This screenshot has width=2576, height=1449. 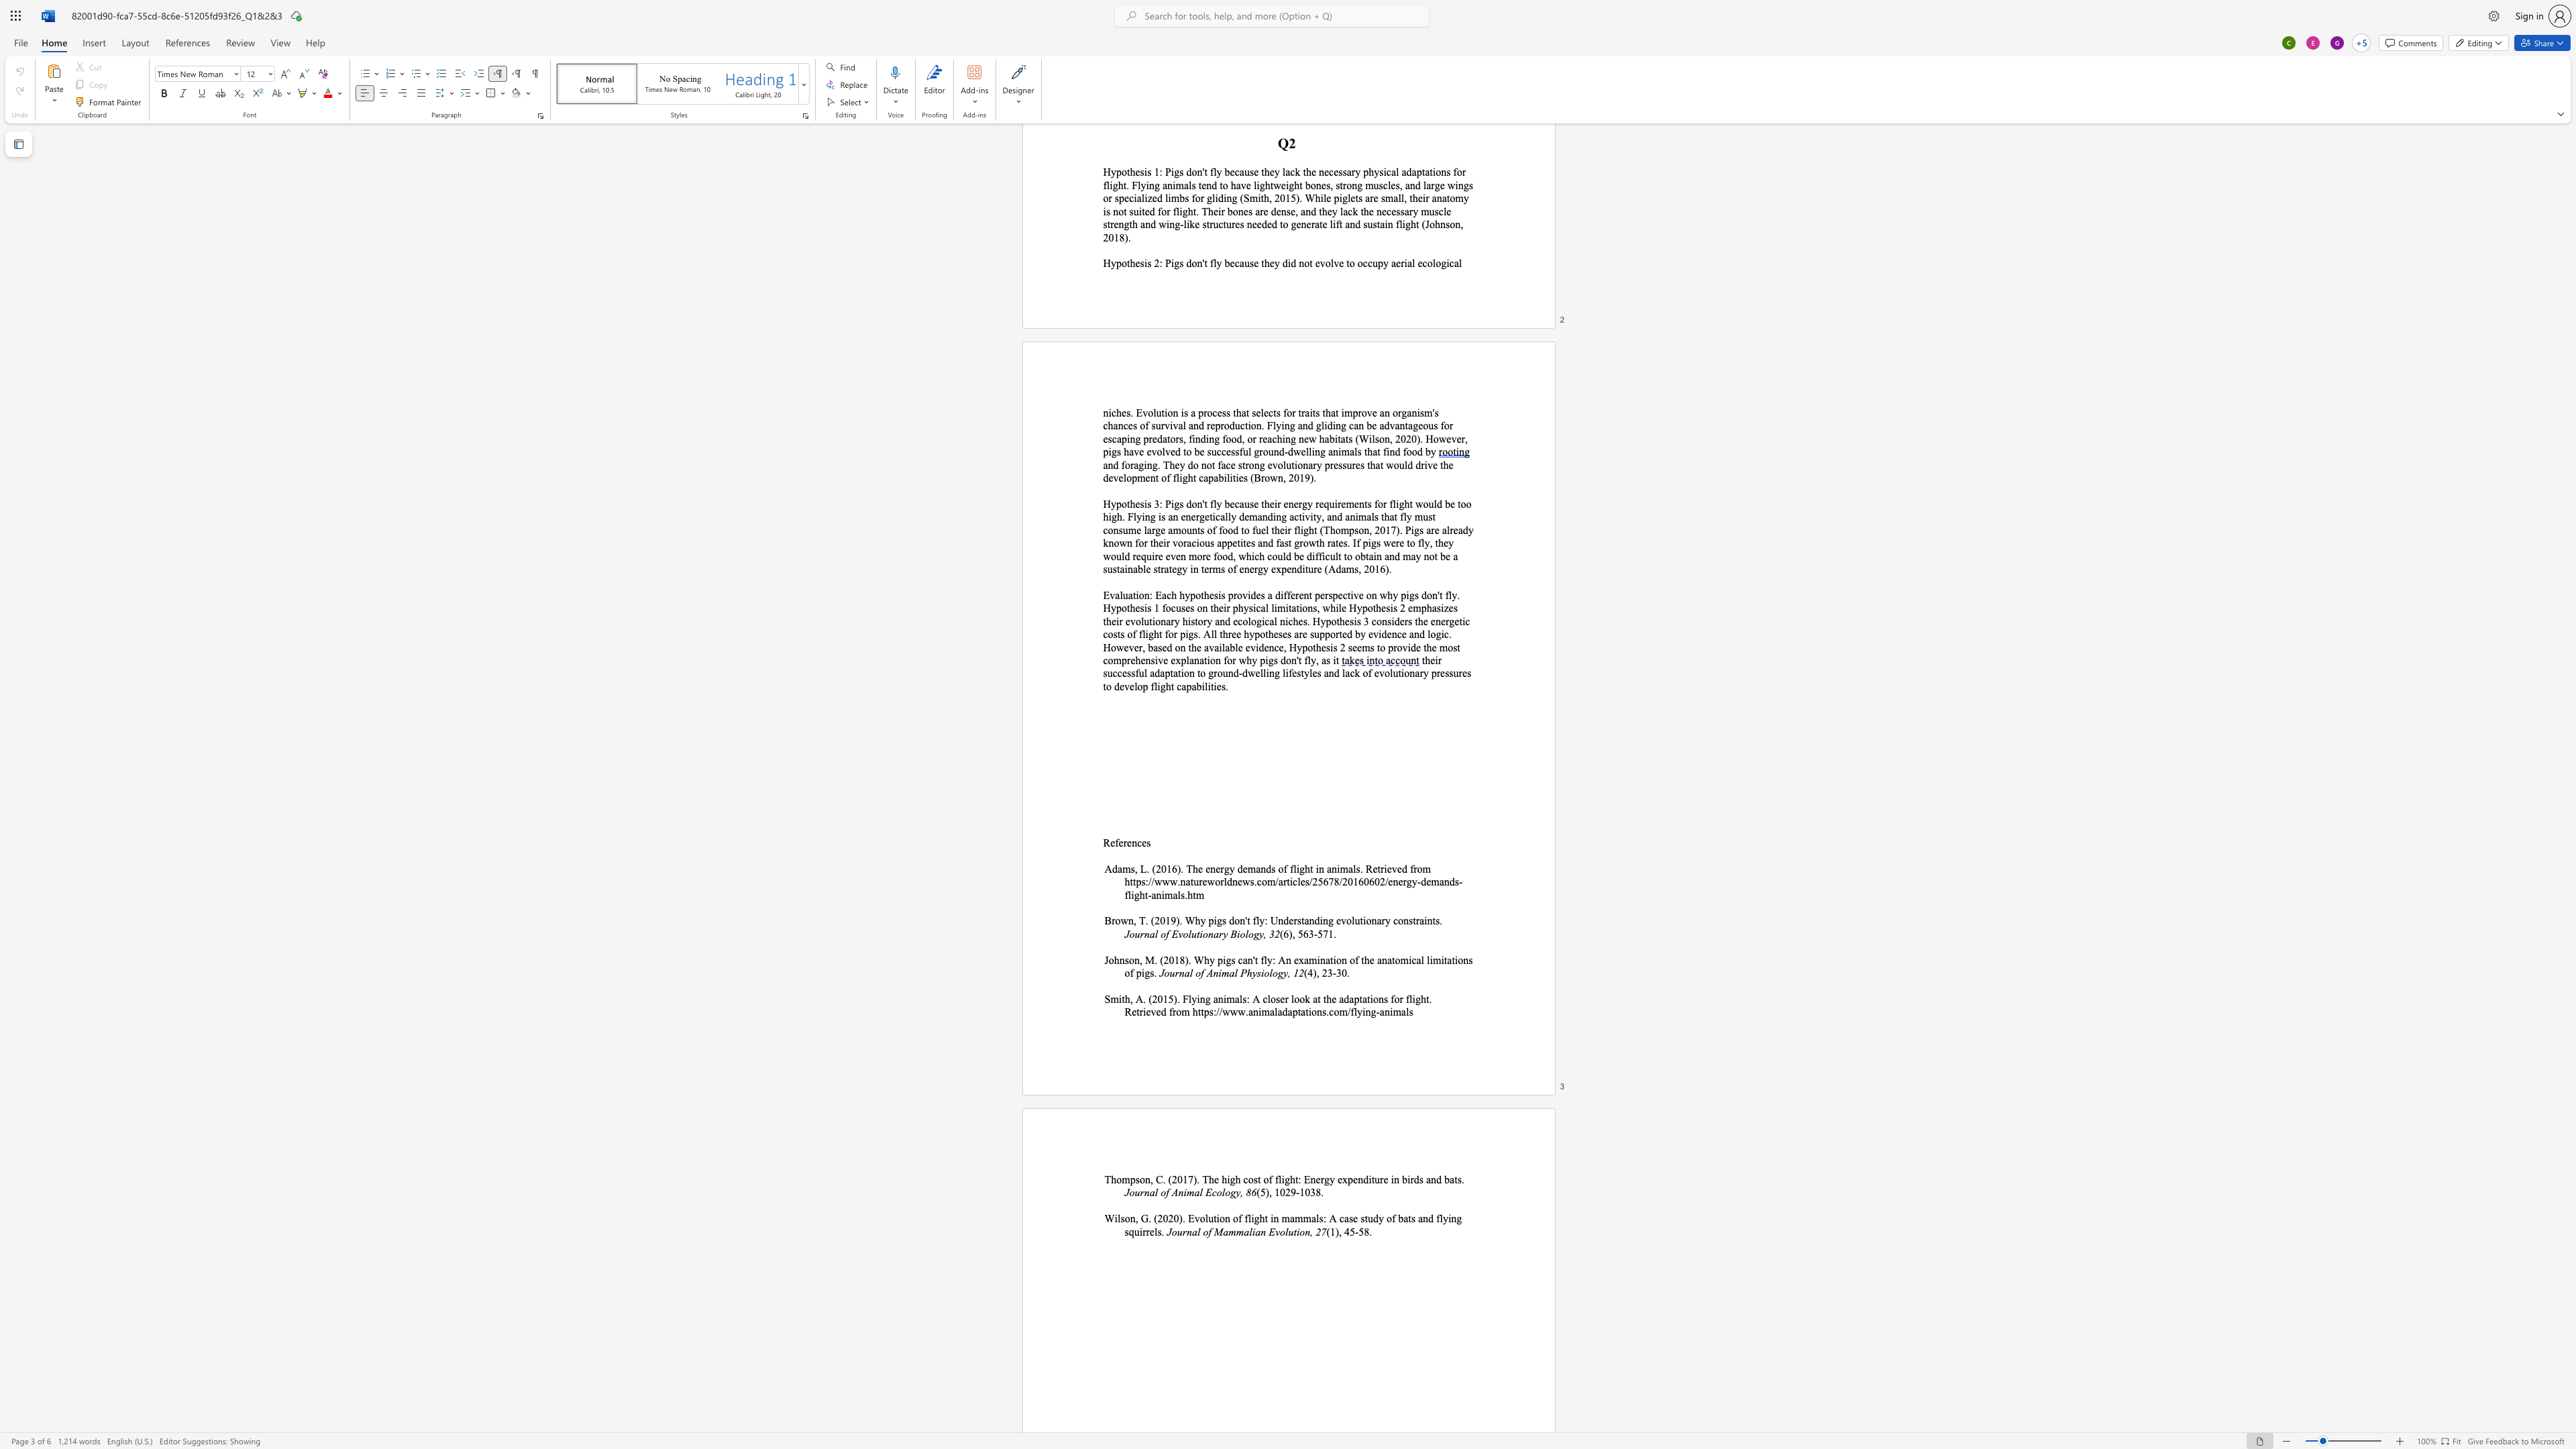 I want to click on the 1th character "(" in the text, so click(x=1160, y=959).